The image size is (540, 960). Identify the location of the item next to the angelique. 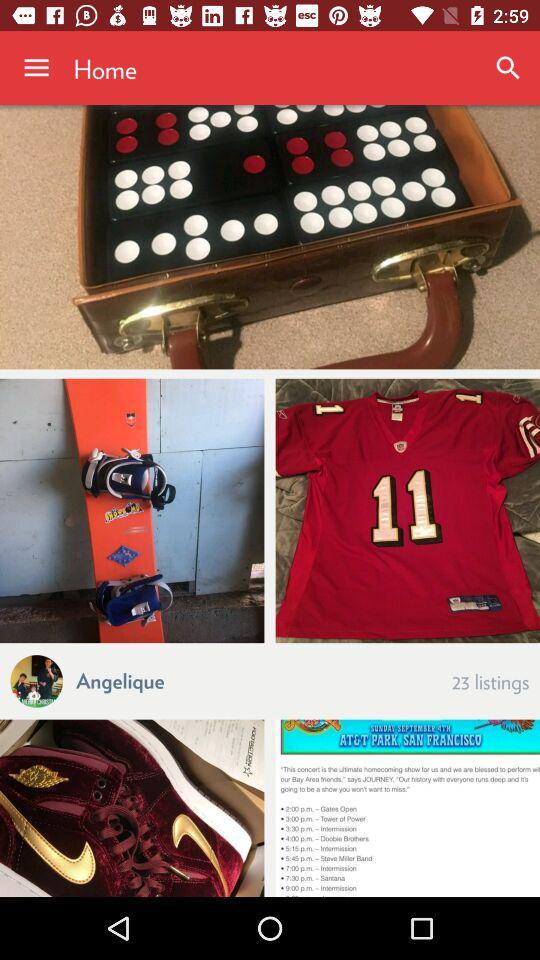
(489, 680).